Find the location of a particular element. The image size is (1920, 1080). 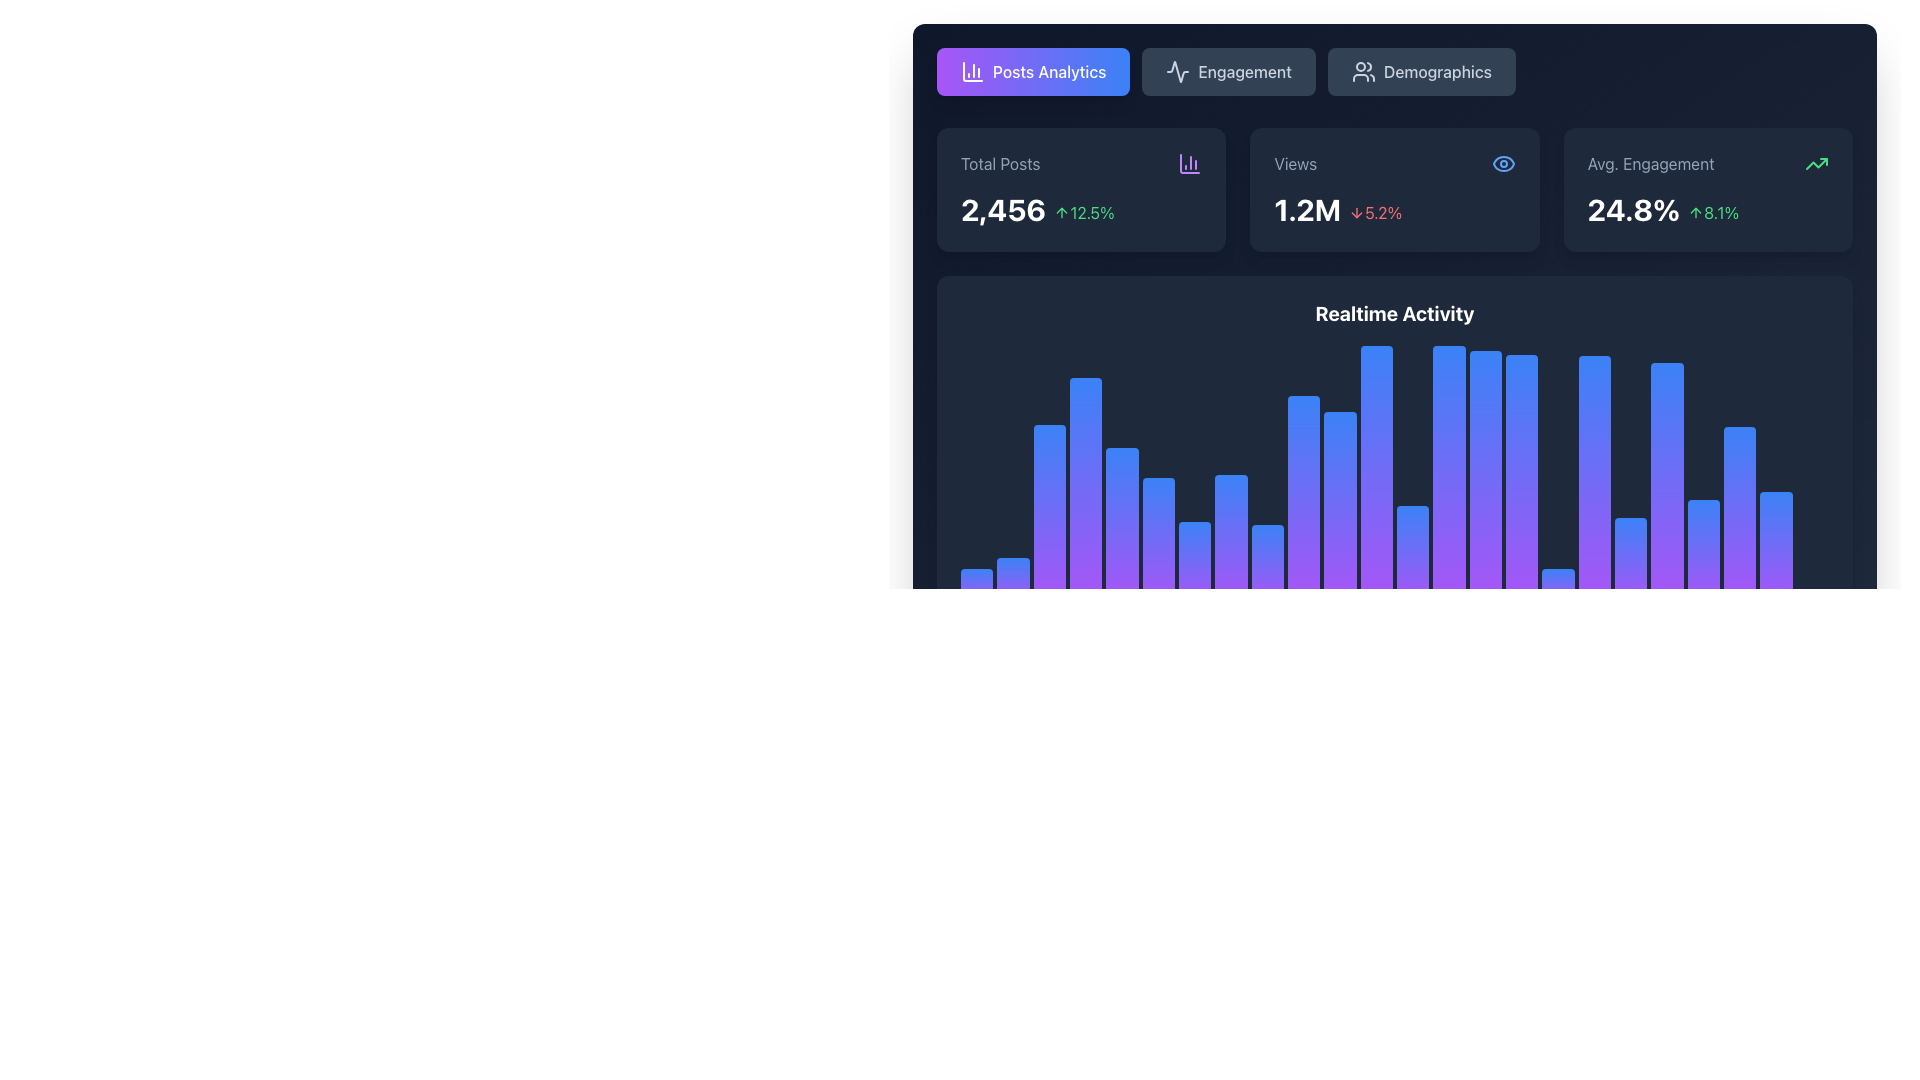

the bar chart icon located to the left of the 'Posts Analytics' text within the button in the top-left corner of the interface is located at coordinates (973, 71).